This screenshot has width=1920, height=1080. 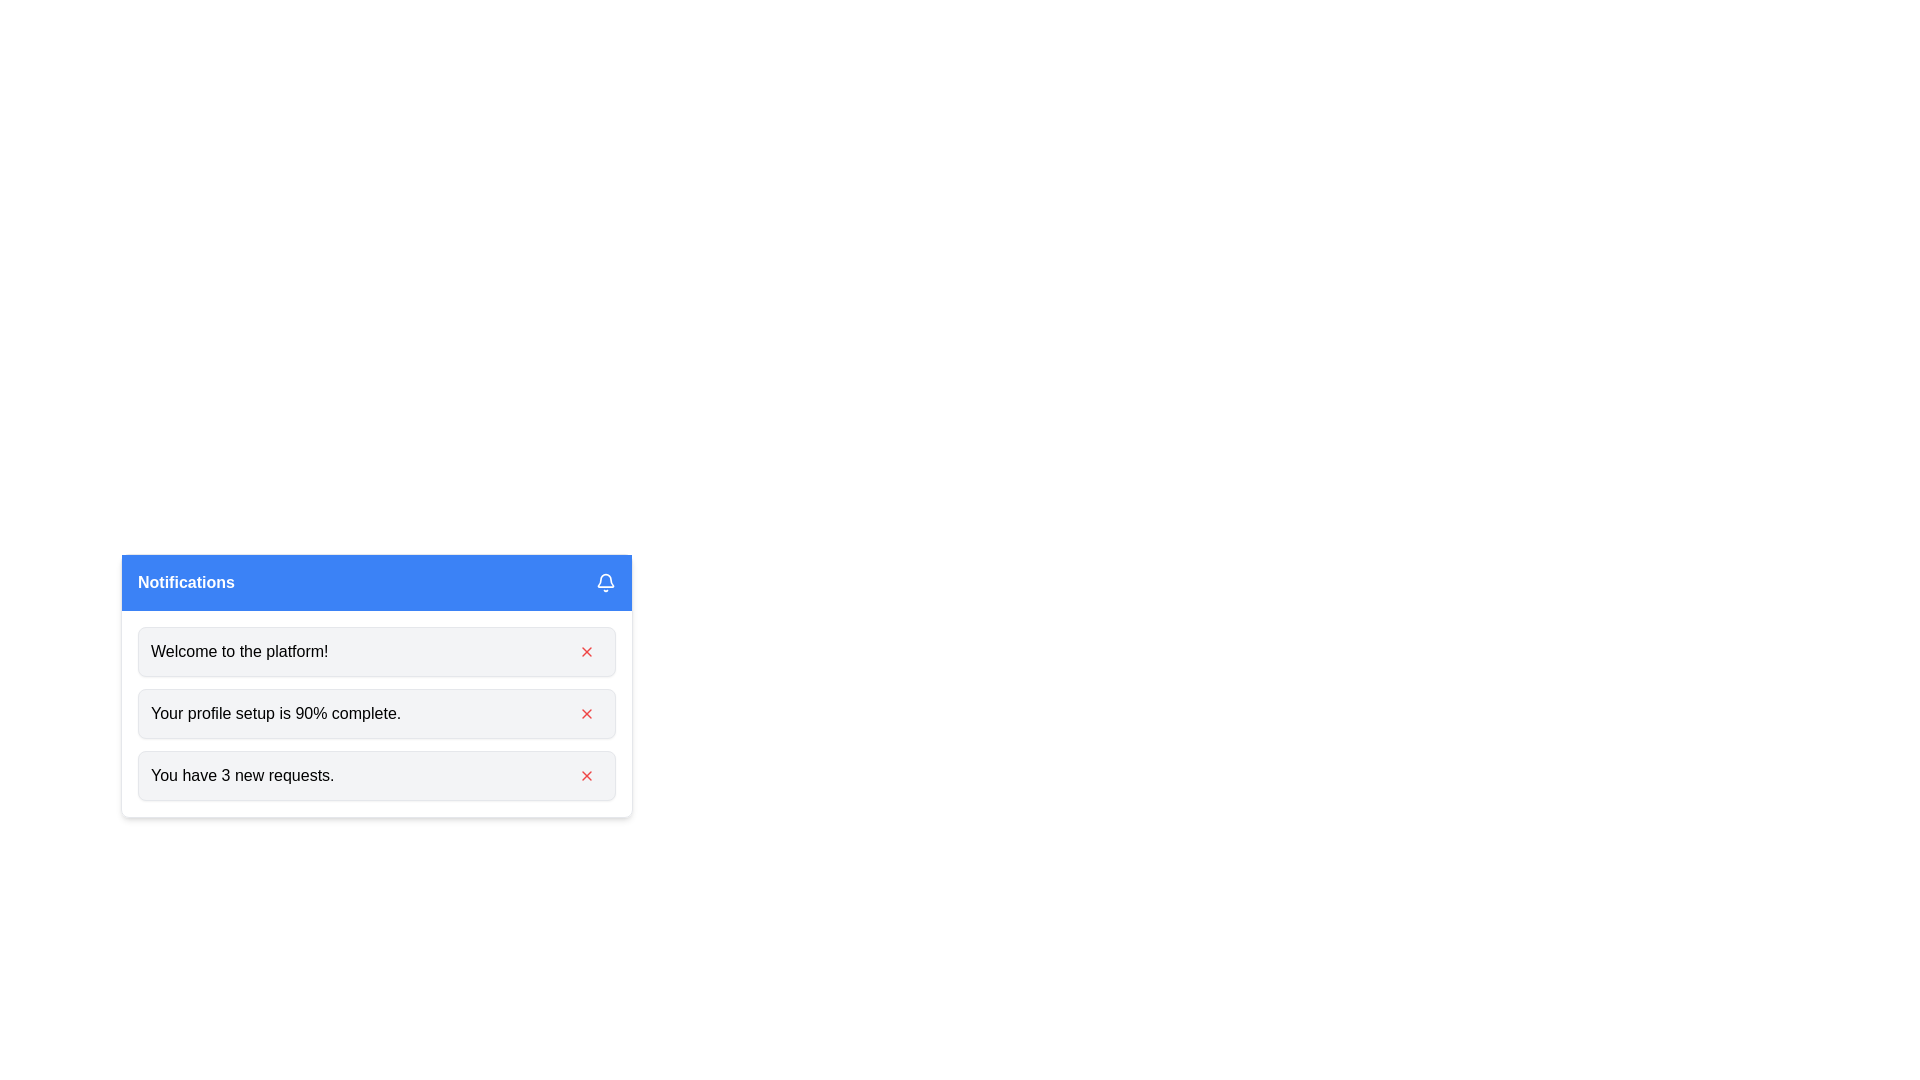 I want to click on the Close Button located on the far right side of the 'Welcome to the platform!' notification panel, so click(x=585, y=651).